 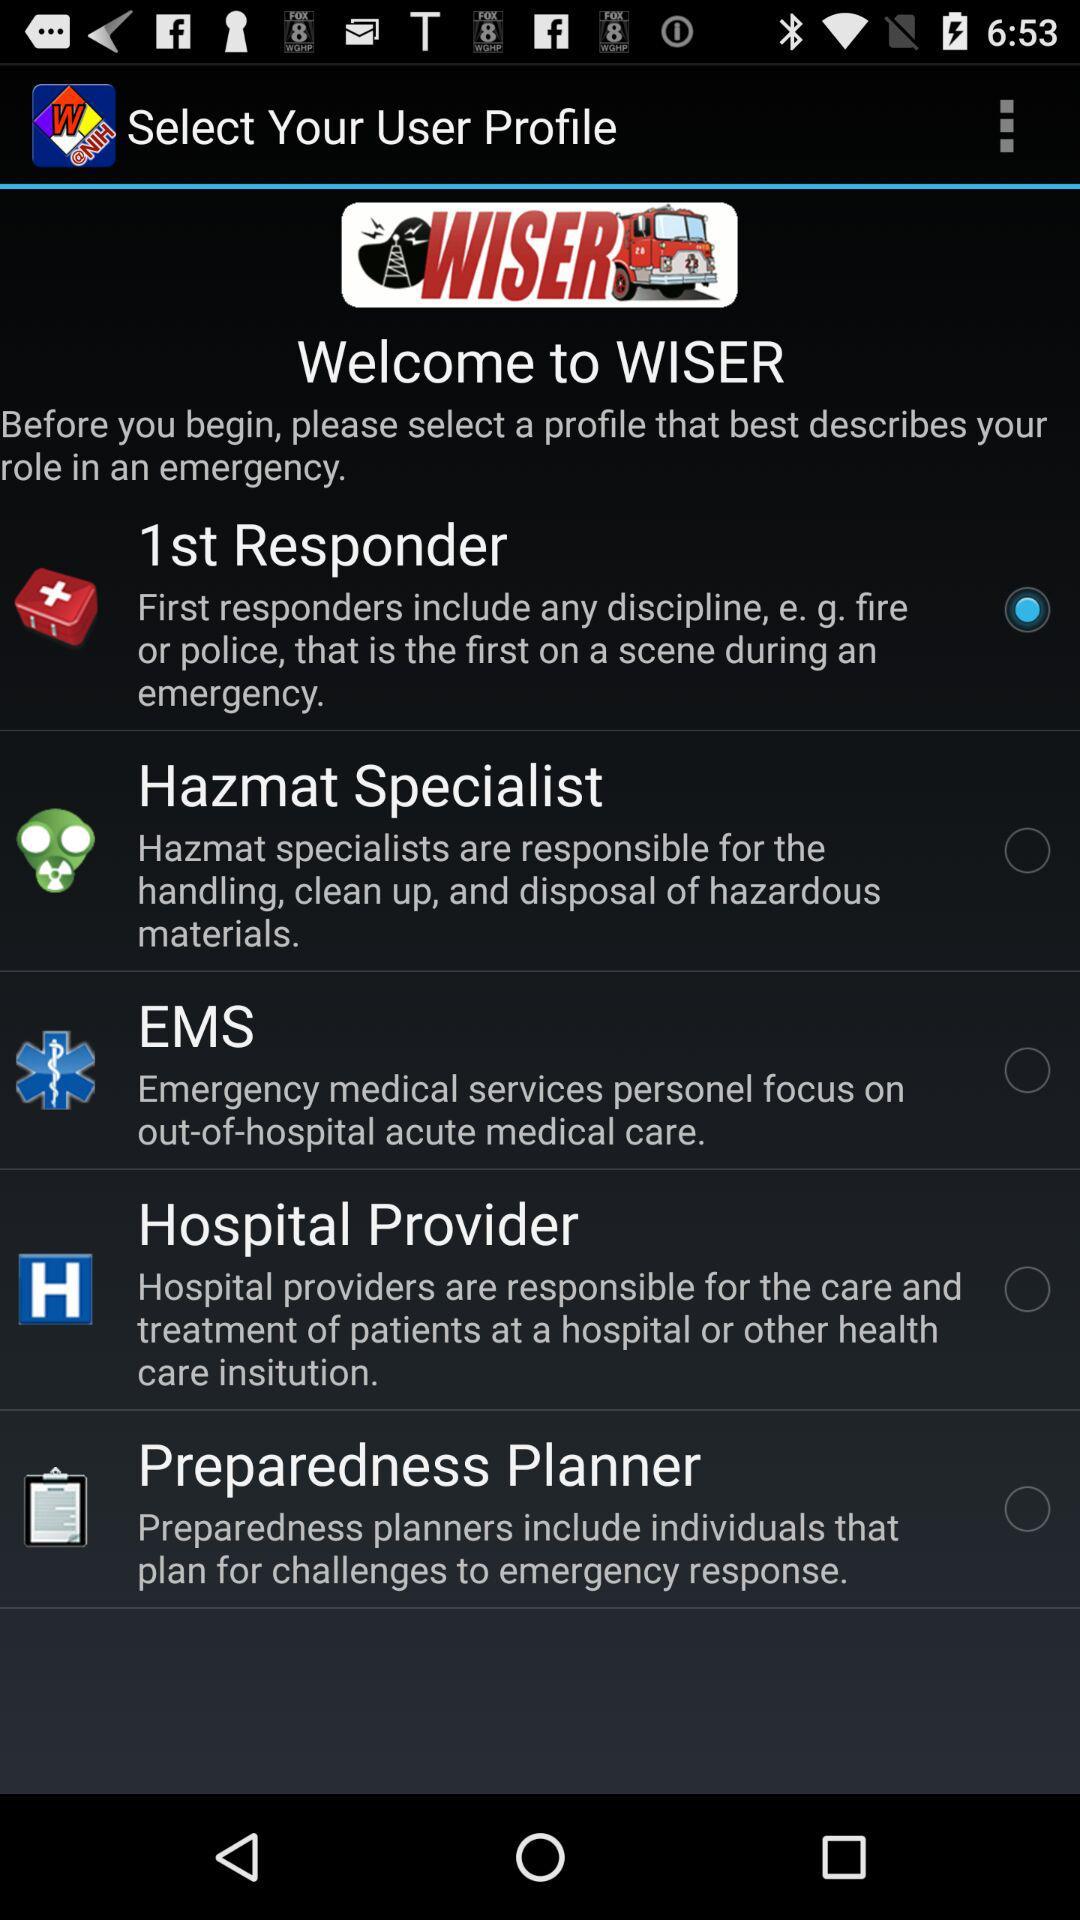 What do you see at coordinates (554, 1107) in the screenshot?
I see `emergency medical services icon` at bounding box center [554, 1107].